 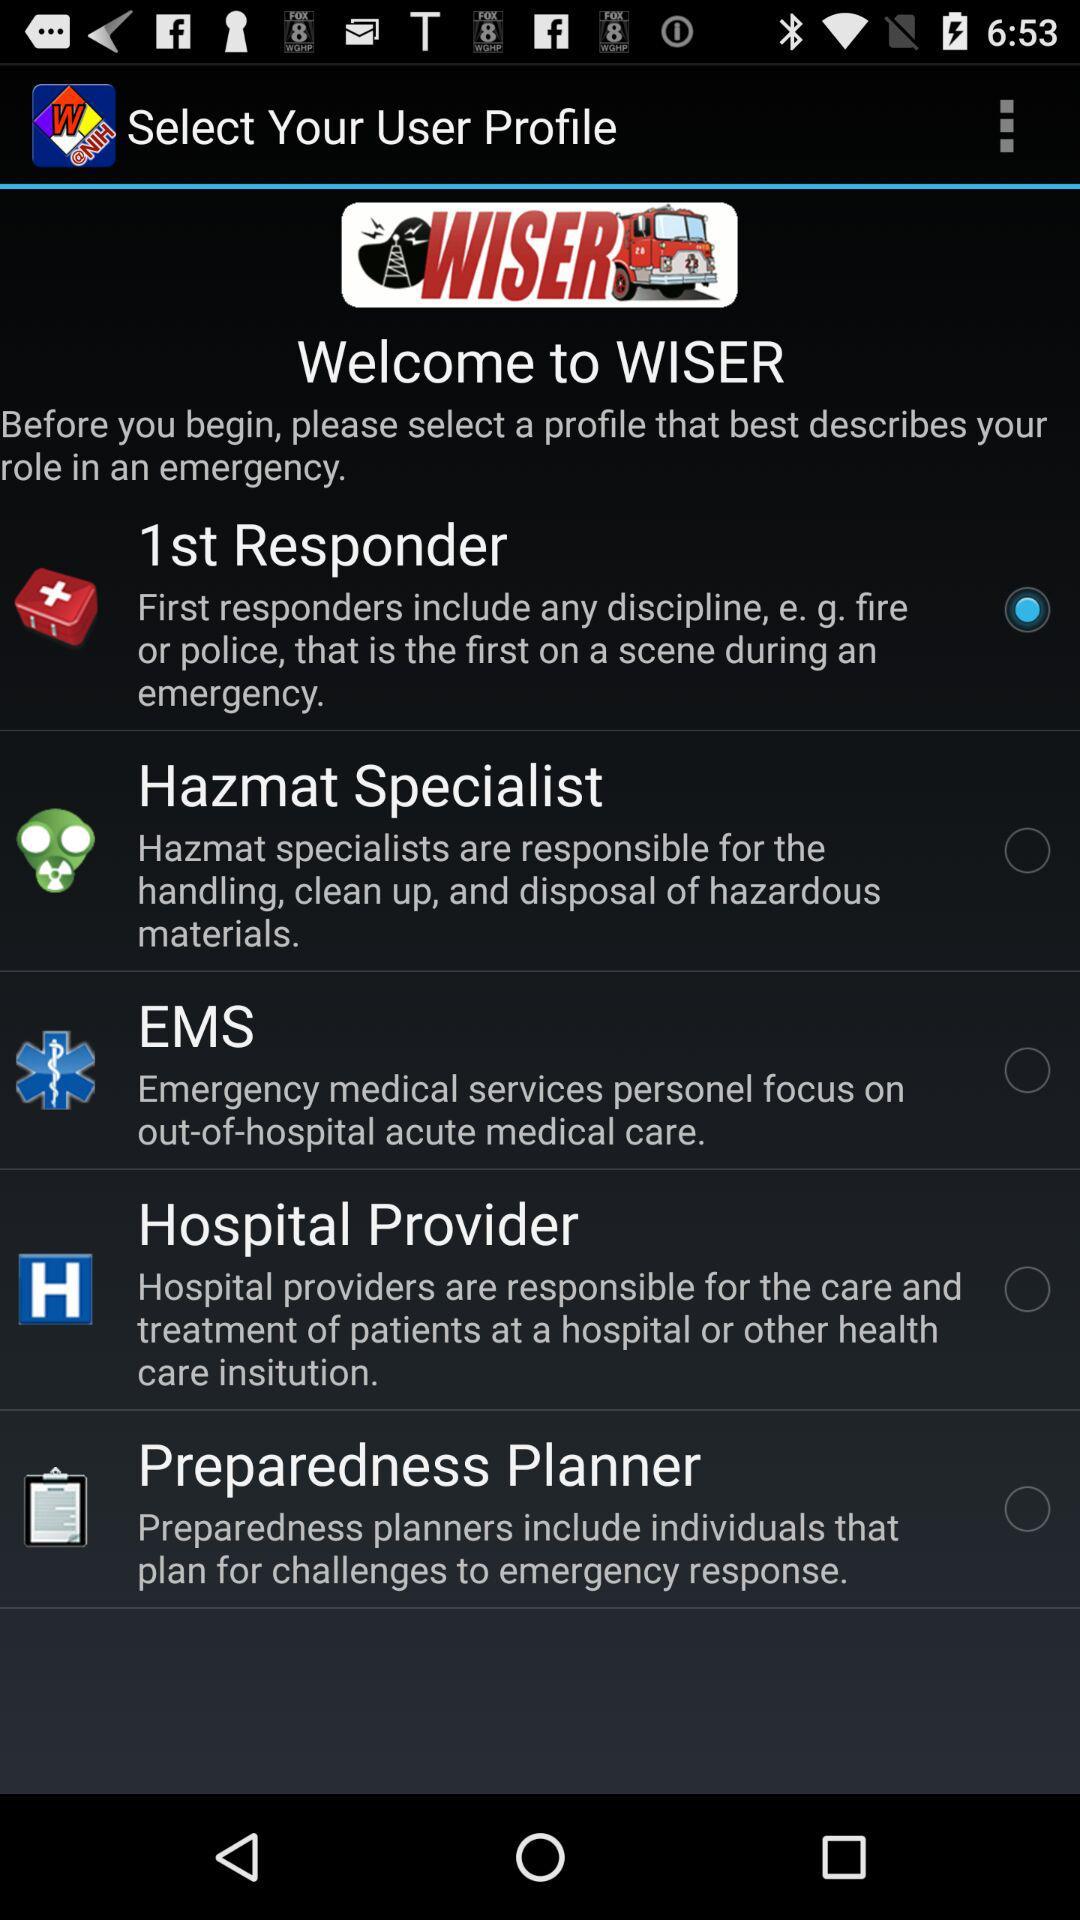 What do you see at coordinates (554, 1107) in the screenshot?
I see `emergency medical services icon` at bounding box center [554, 1107].